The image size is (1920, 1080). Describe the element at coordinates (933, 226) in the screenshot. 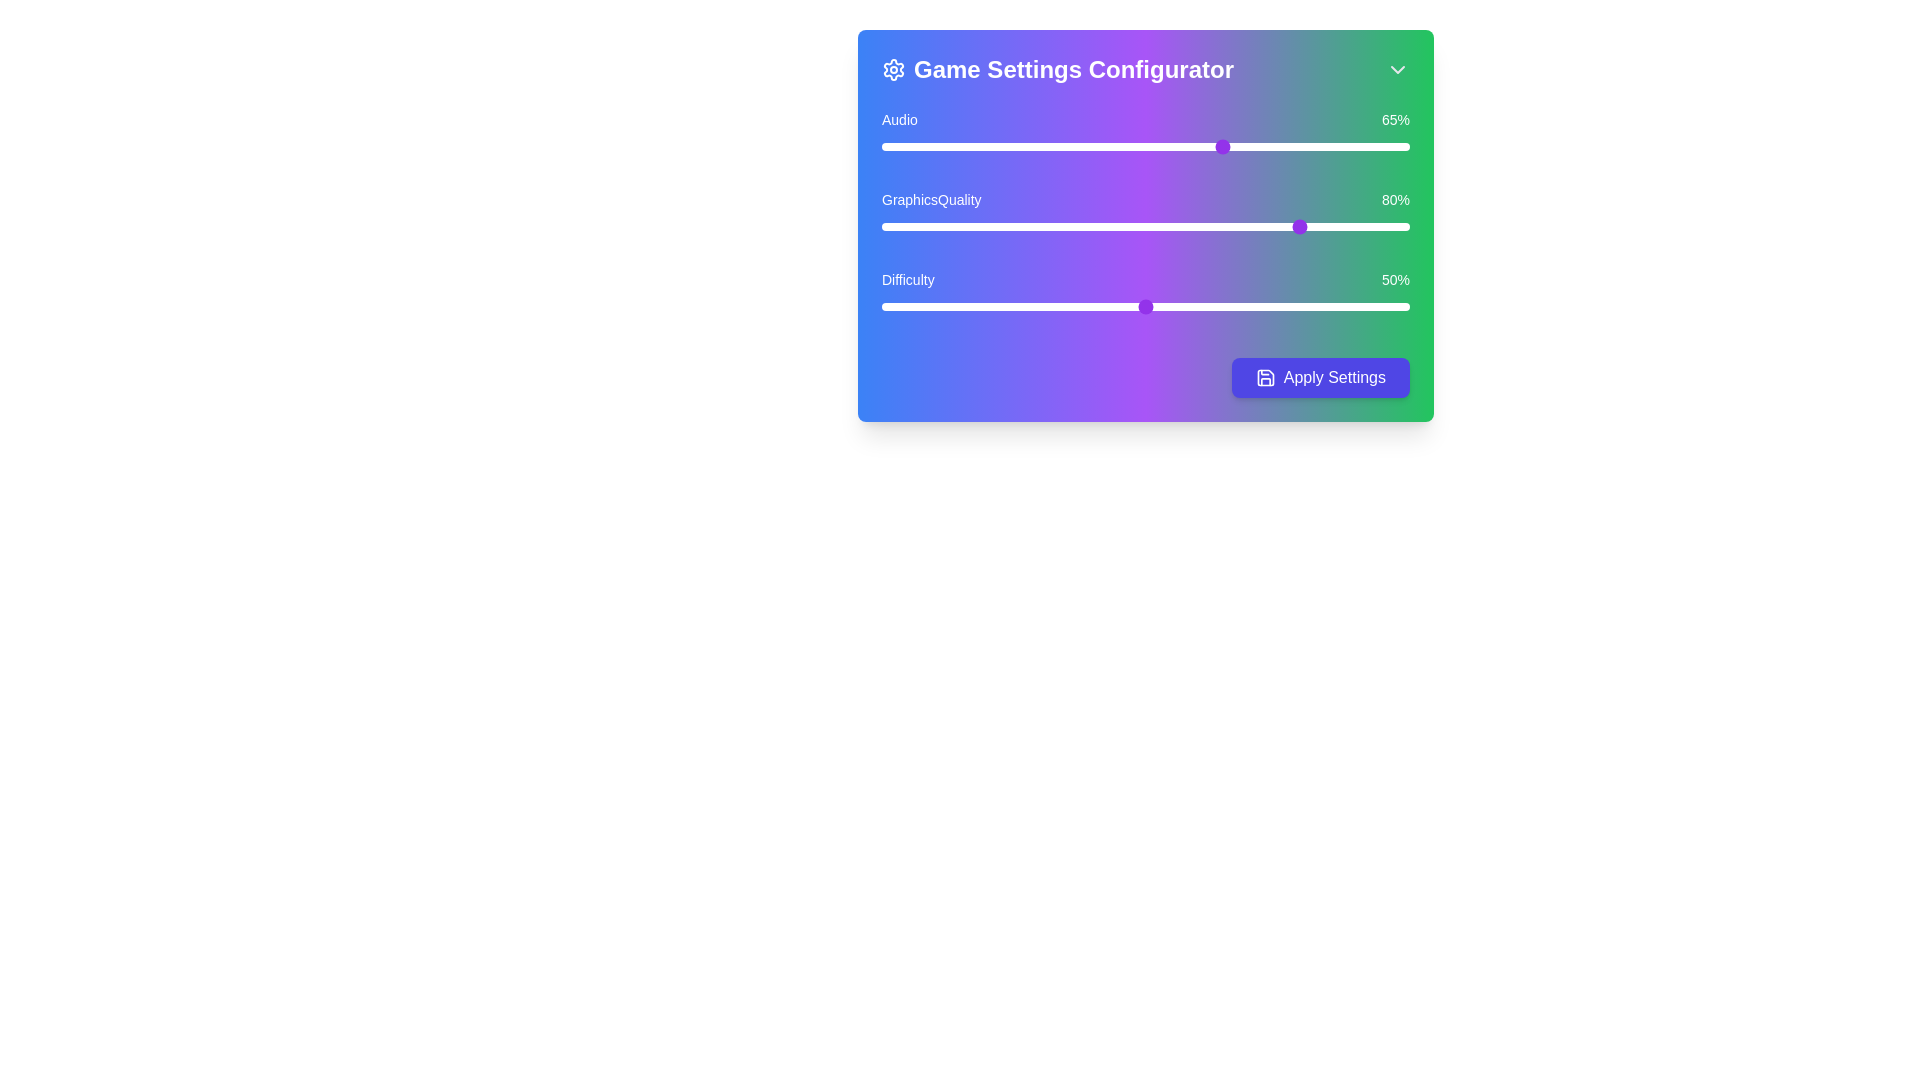

I see `the Graphics Quality` at that location.